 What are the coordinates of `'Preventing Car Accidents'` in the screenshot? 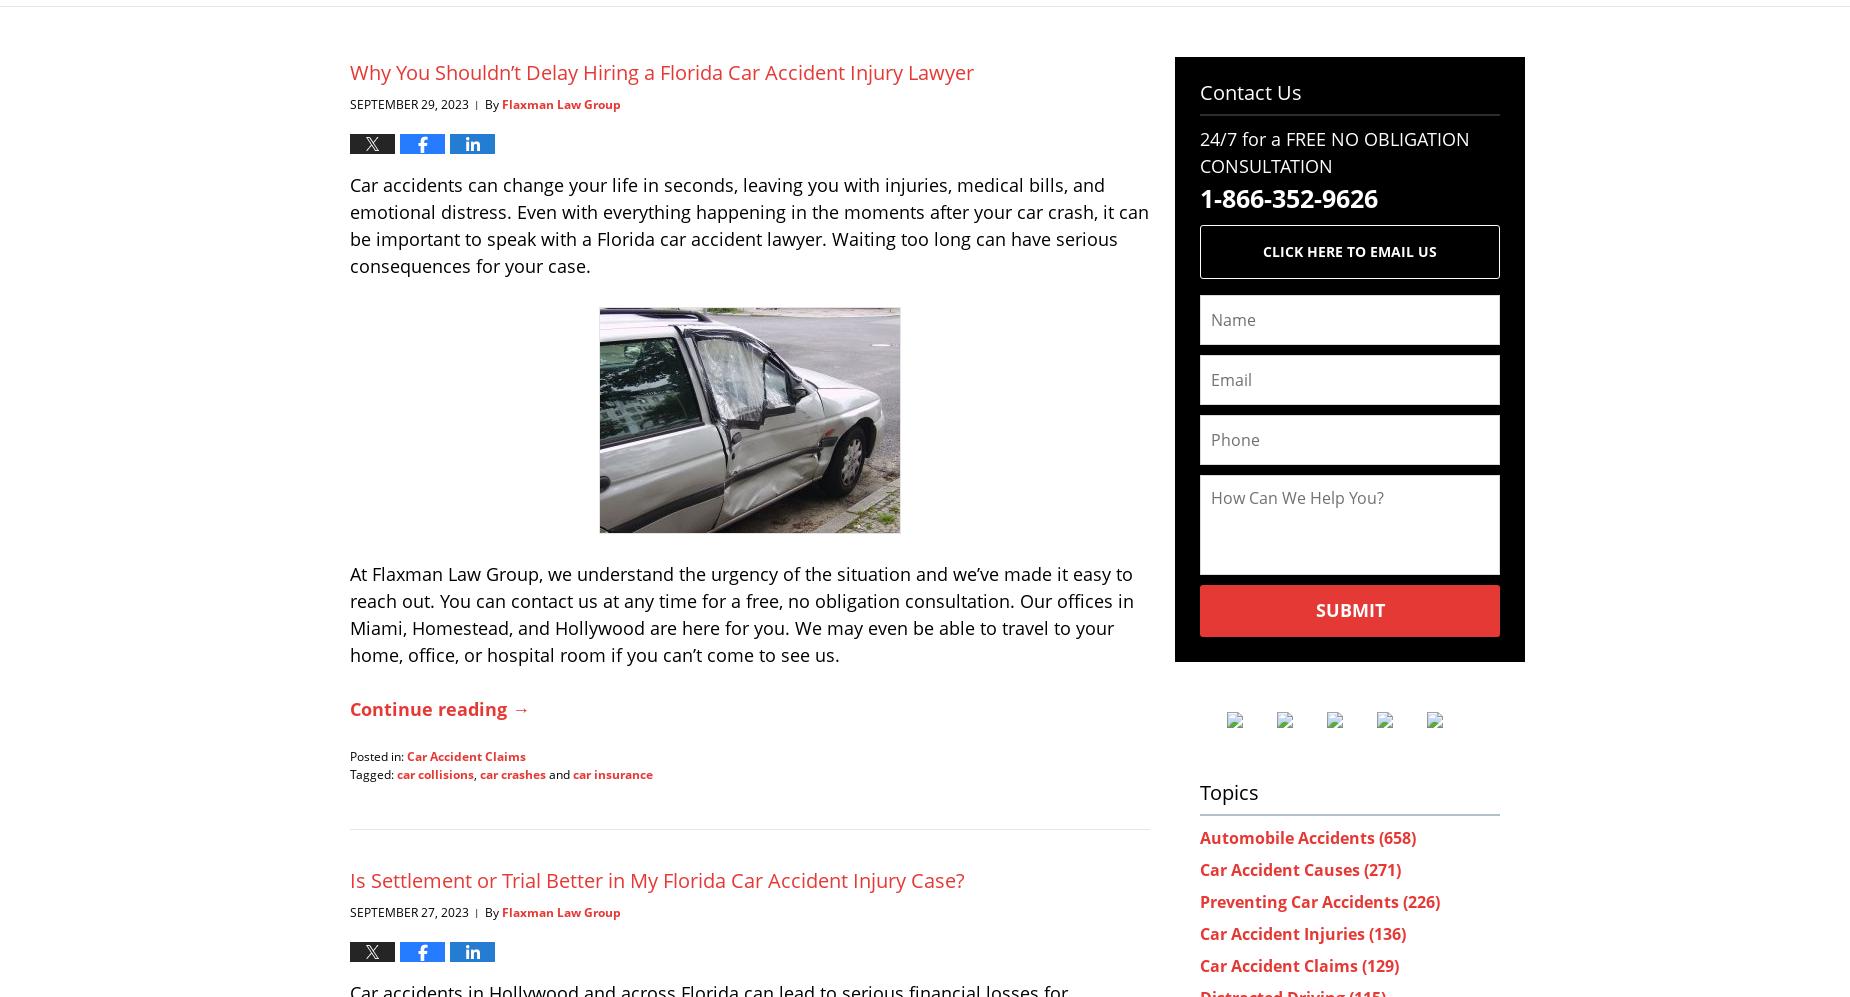 It's located at (1300, 899).